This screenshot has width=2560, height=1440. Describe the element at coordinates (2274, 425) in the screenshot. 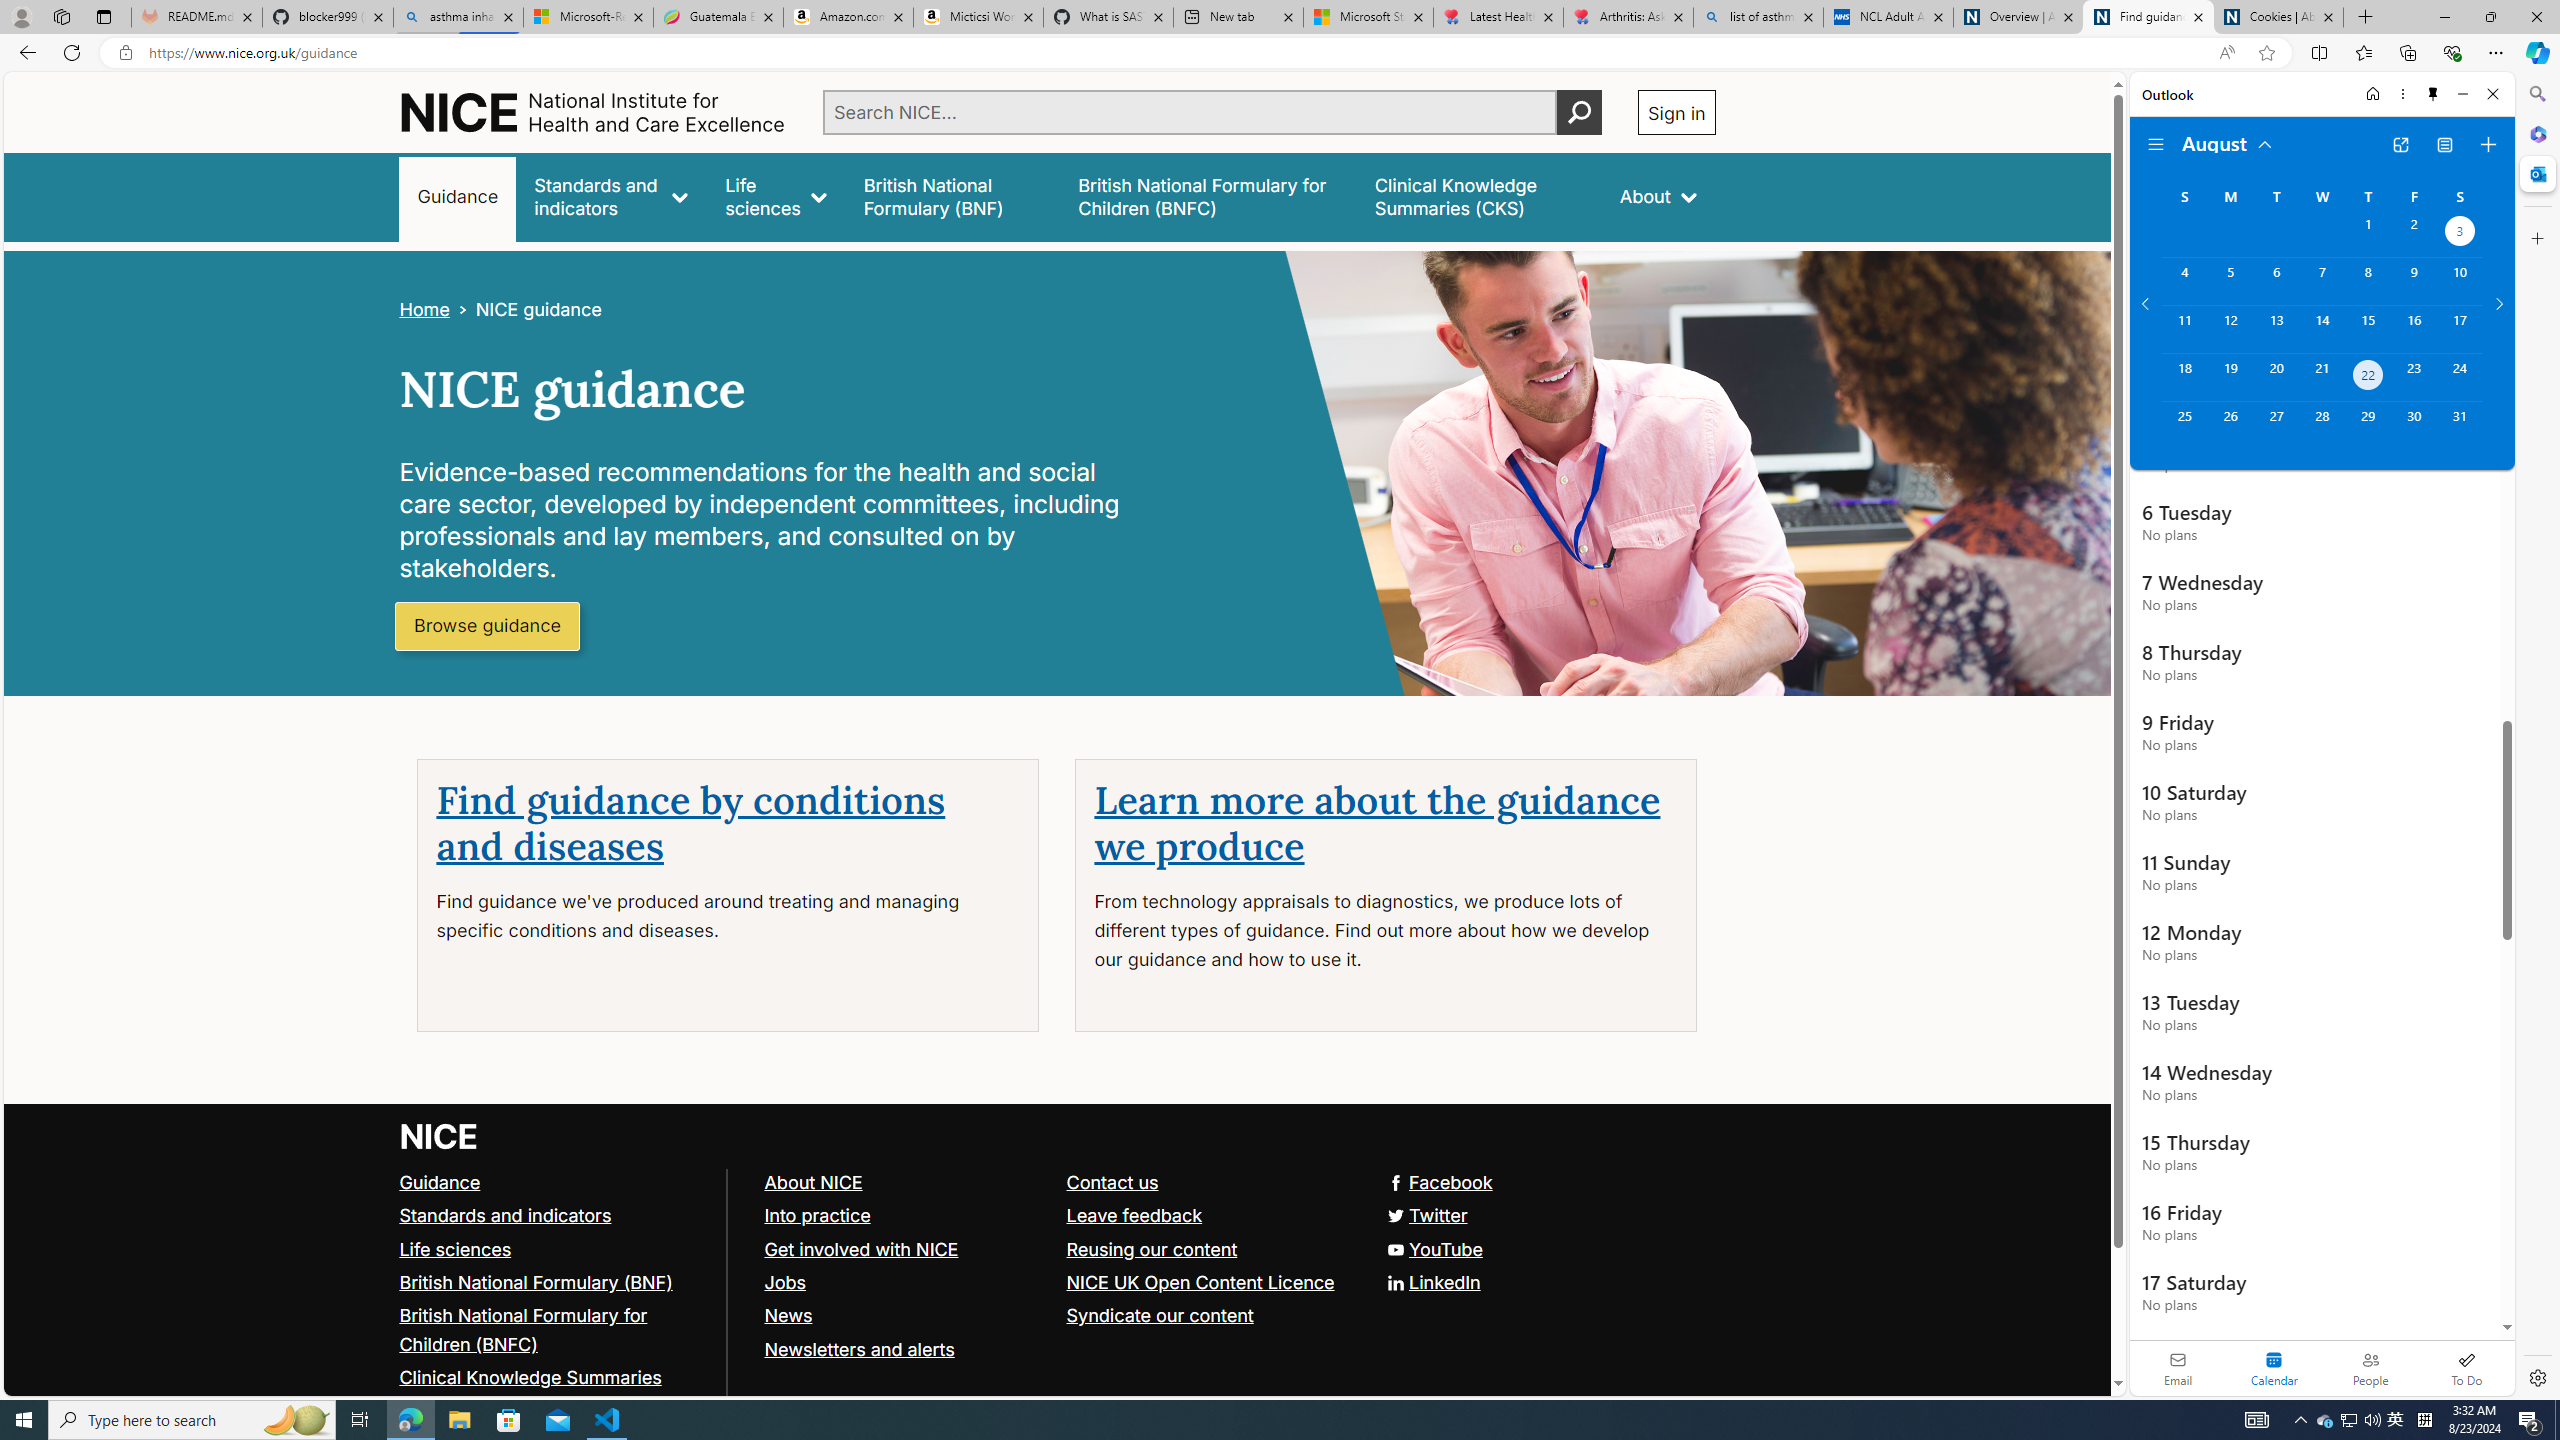

I see `'Tuesday, August 27, 2024. '` at that location.